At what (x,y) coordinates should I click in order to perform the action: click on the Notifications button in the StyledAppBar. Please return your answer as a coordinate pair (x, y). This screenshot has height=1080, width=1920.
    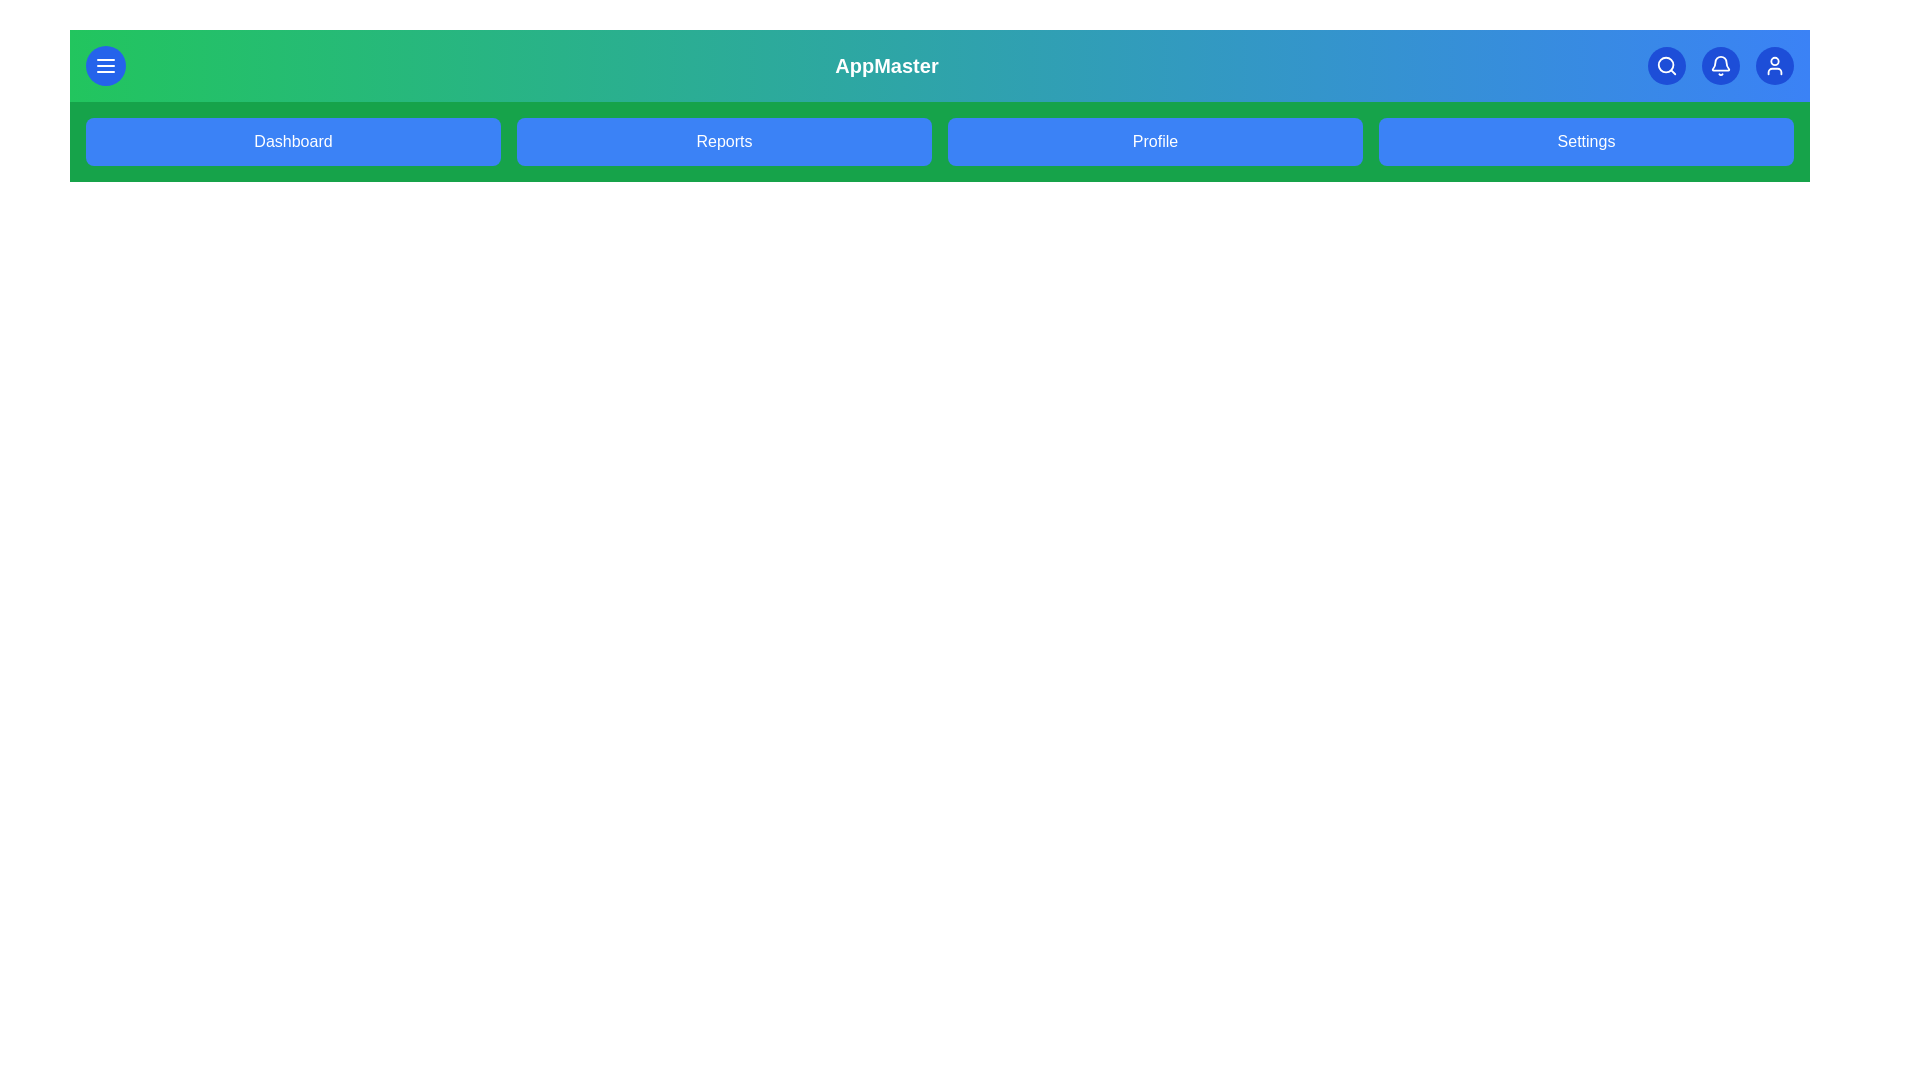
    Looking at the image, I should click on (1719, 64).